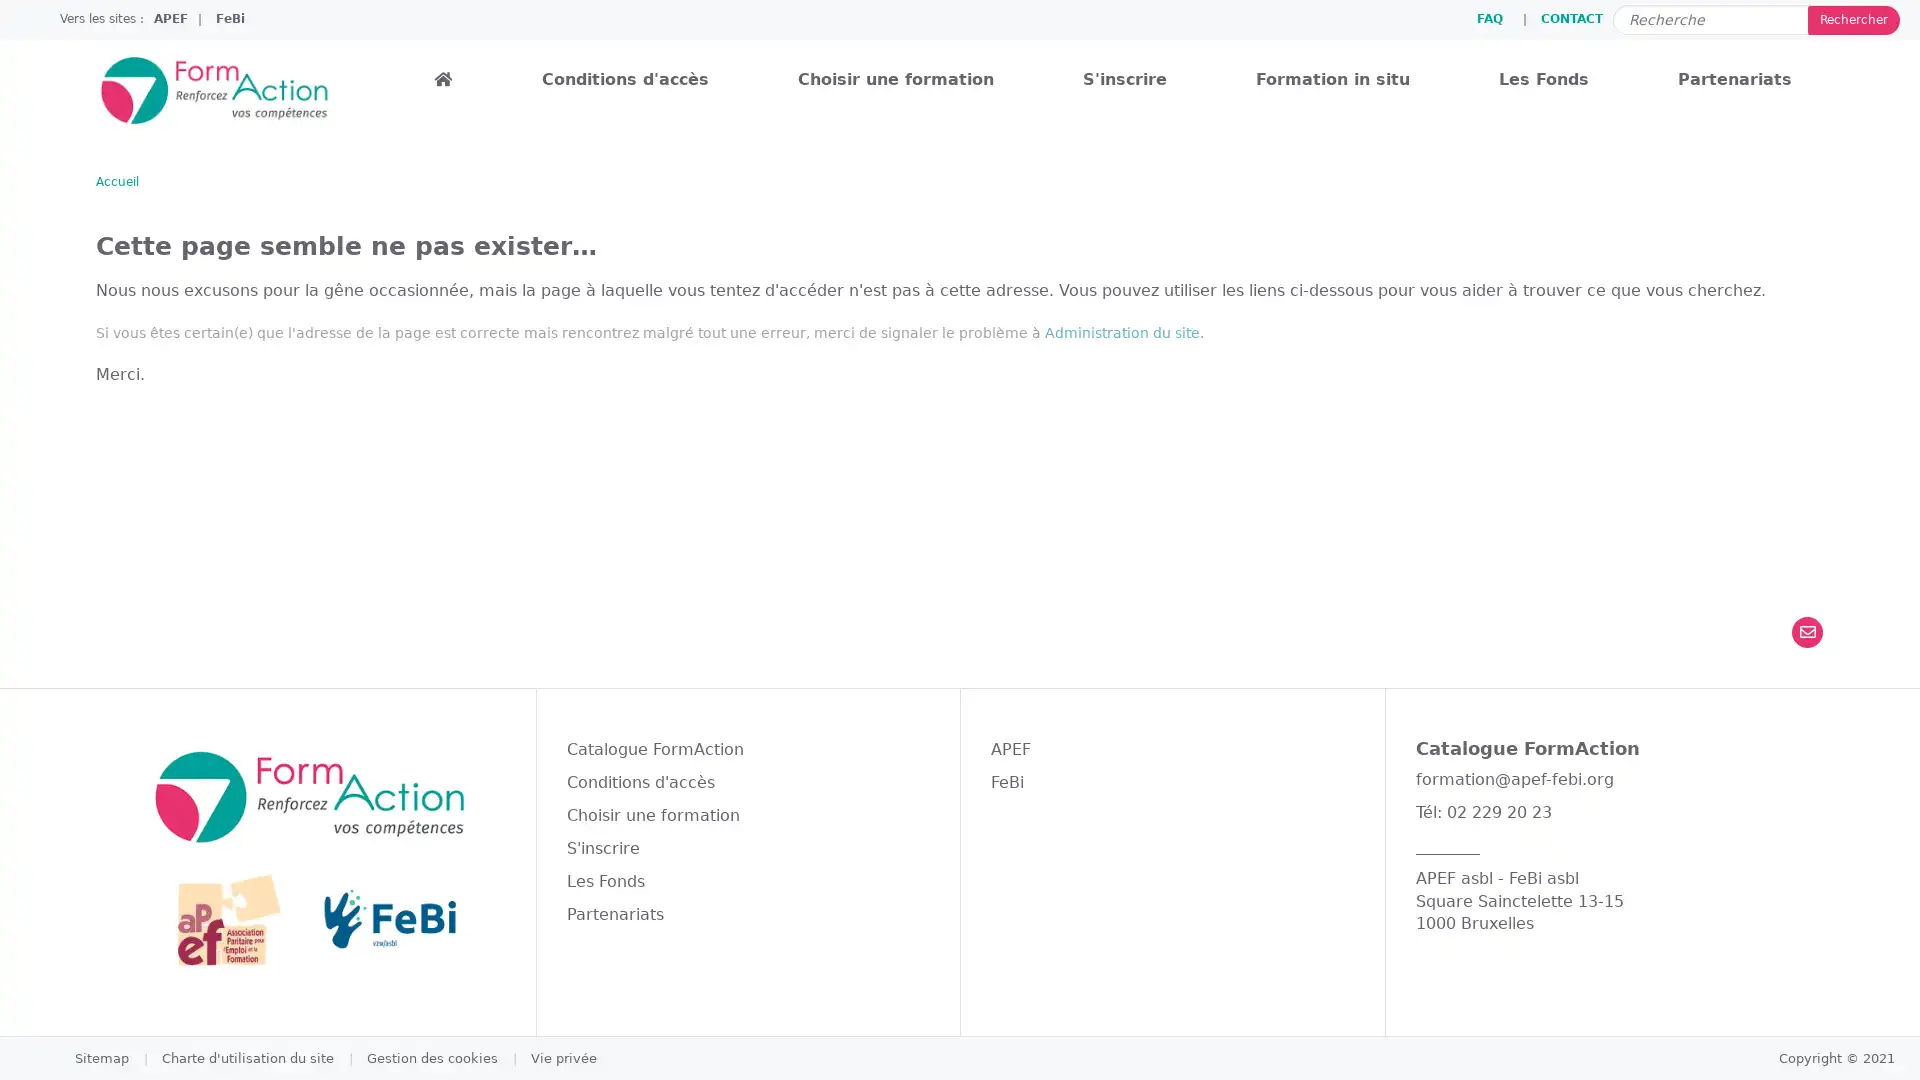  I want to click on Rechercher, so click(1852, 19).